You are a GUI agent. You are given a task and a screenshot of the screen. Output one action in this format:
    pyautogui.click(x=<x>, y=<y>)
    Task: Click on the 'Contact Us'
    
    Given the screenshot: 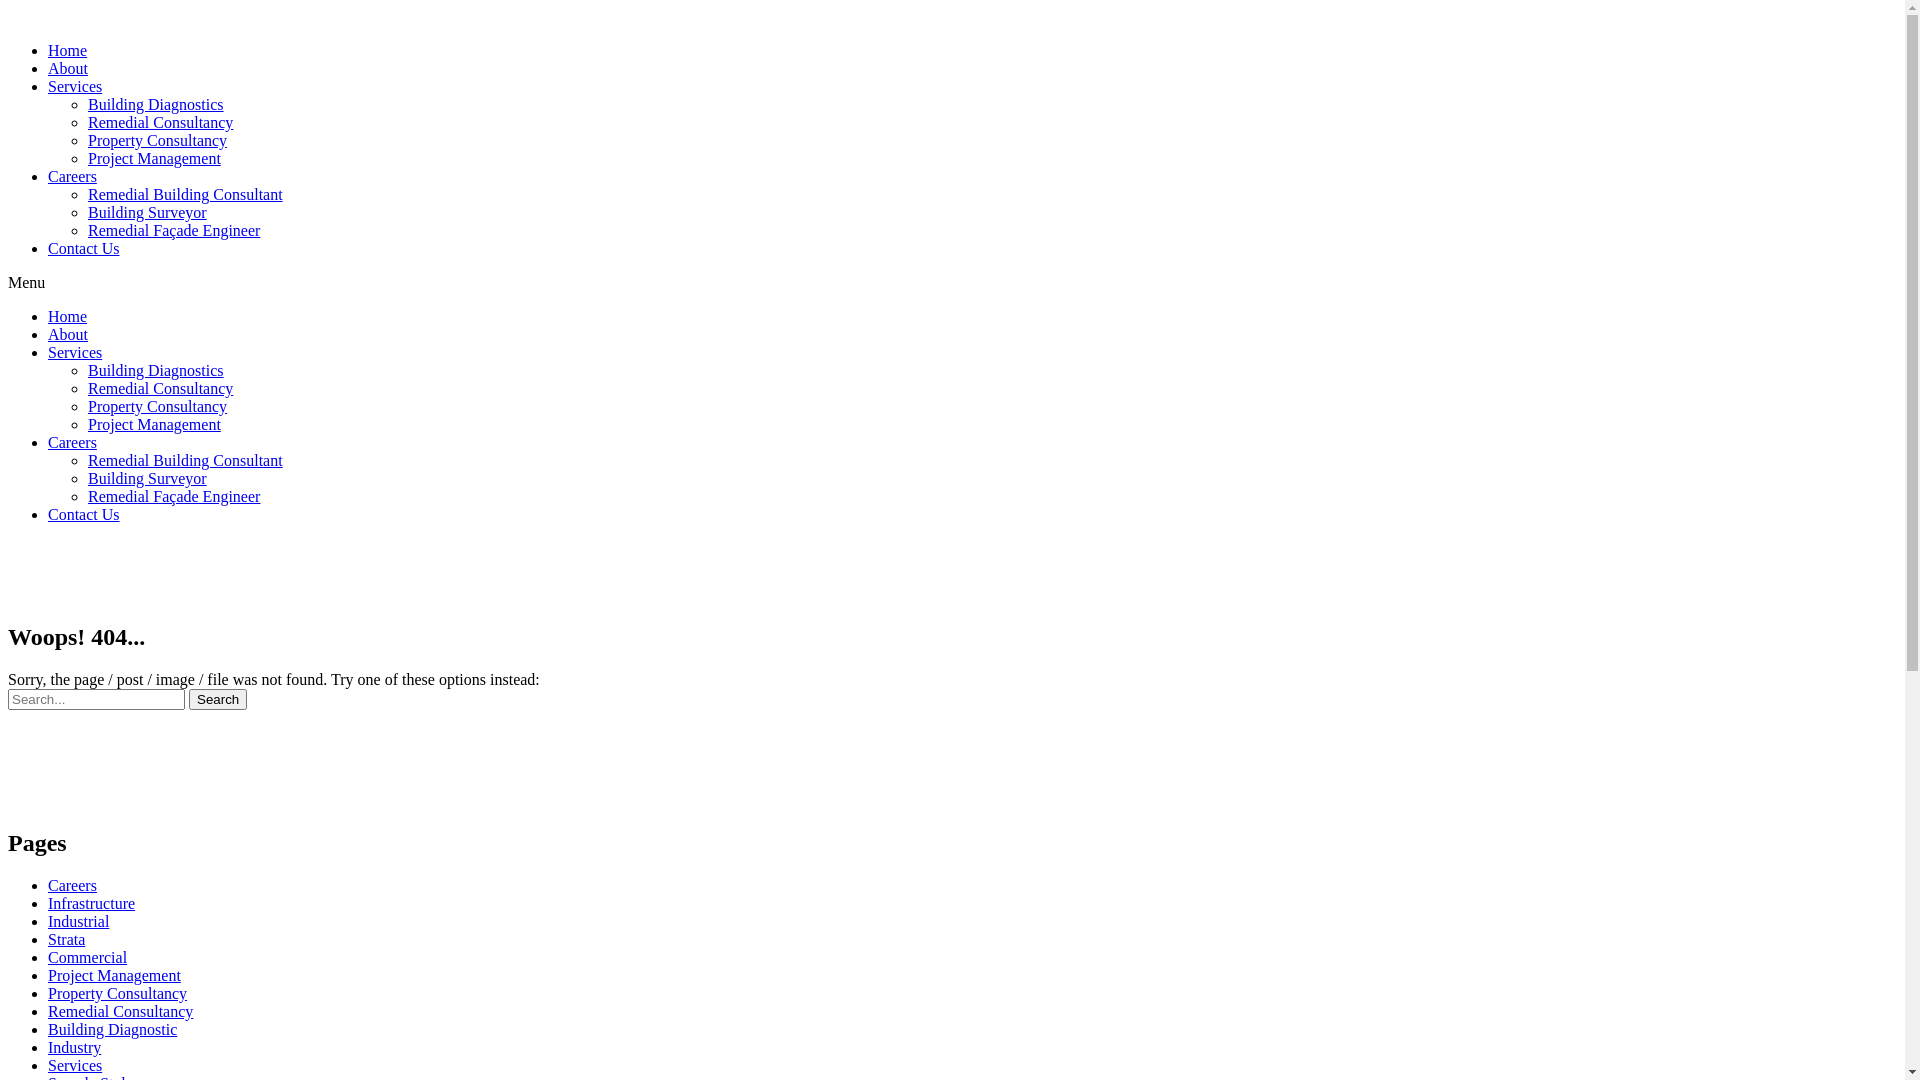 What is the action you would take?
    pyautogui.click(x=82, y=247)
    